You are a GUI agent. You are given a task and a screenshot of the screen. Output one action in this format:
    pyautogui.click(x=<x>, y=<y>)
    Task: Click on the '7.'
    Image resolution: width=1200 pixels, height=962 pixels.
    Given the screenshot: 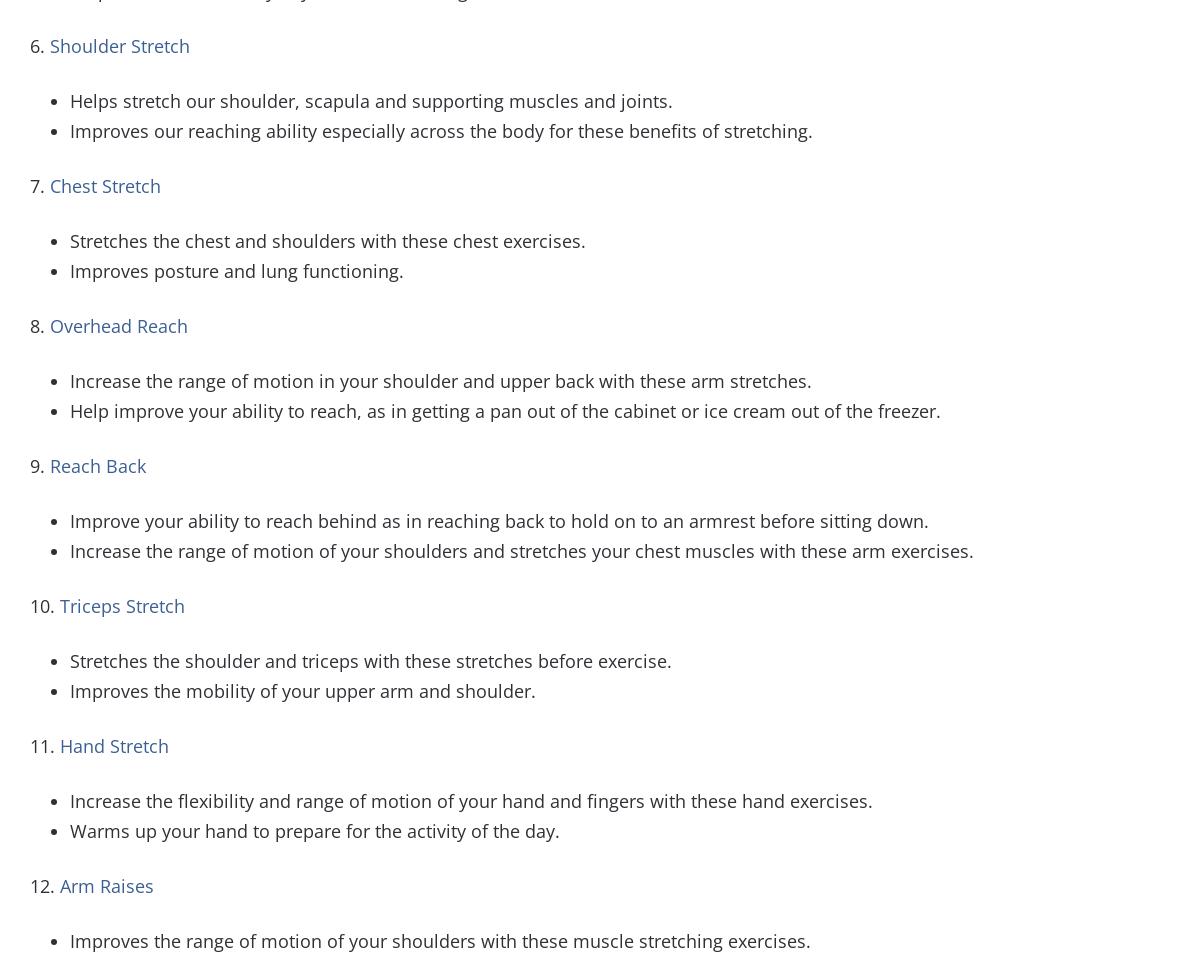 What is the action you would take?
    pyautogui.click(x=39, y=184)
    